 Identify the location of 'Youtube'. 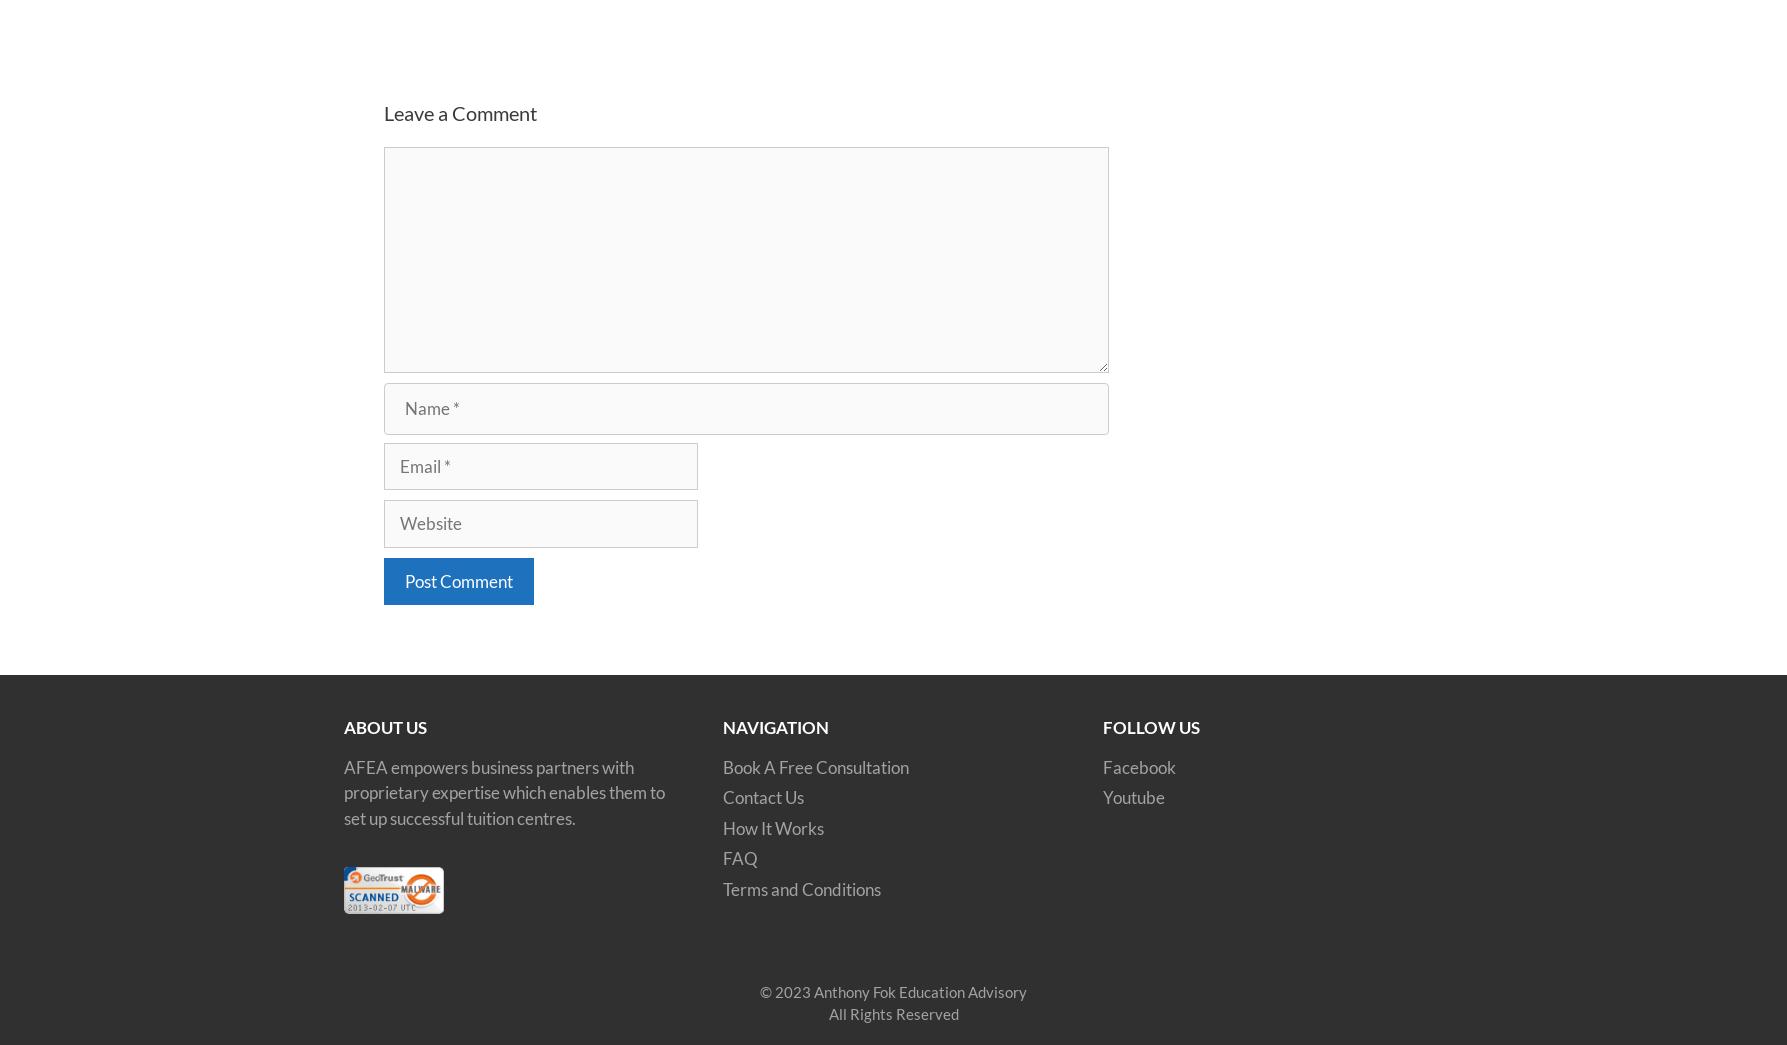
(1134, 797).